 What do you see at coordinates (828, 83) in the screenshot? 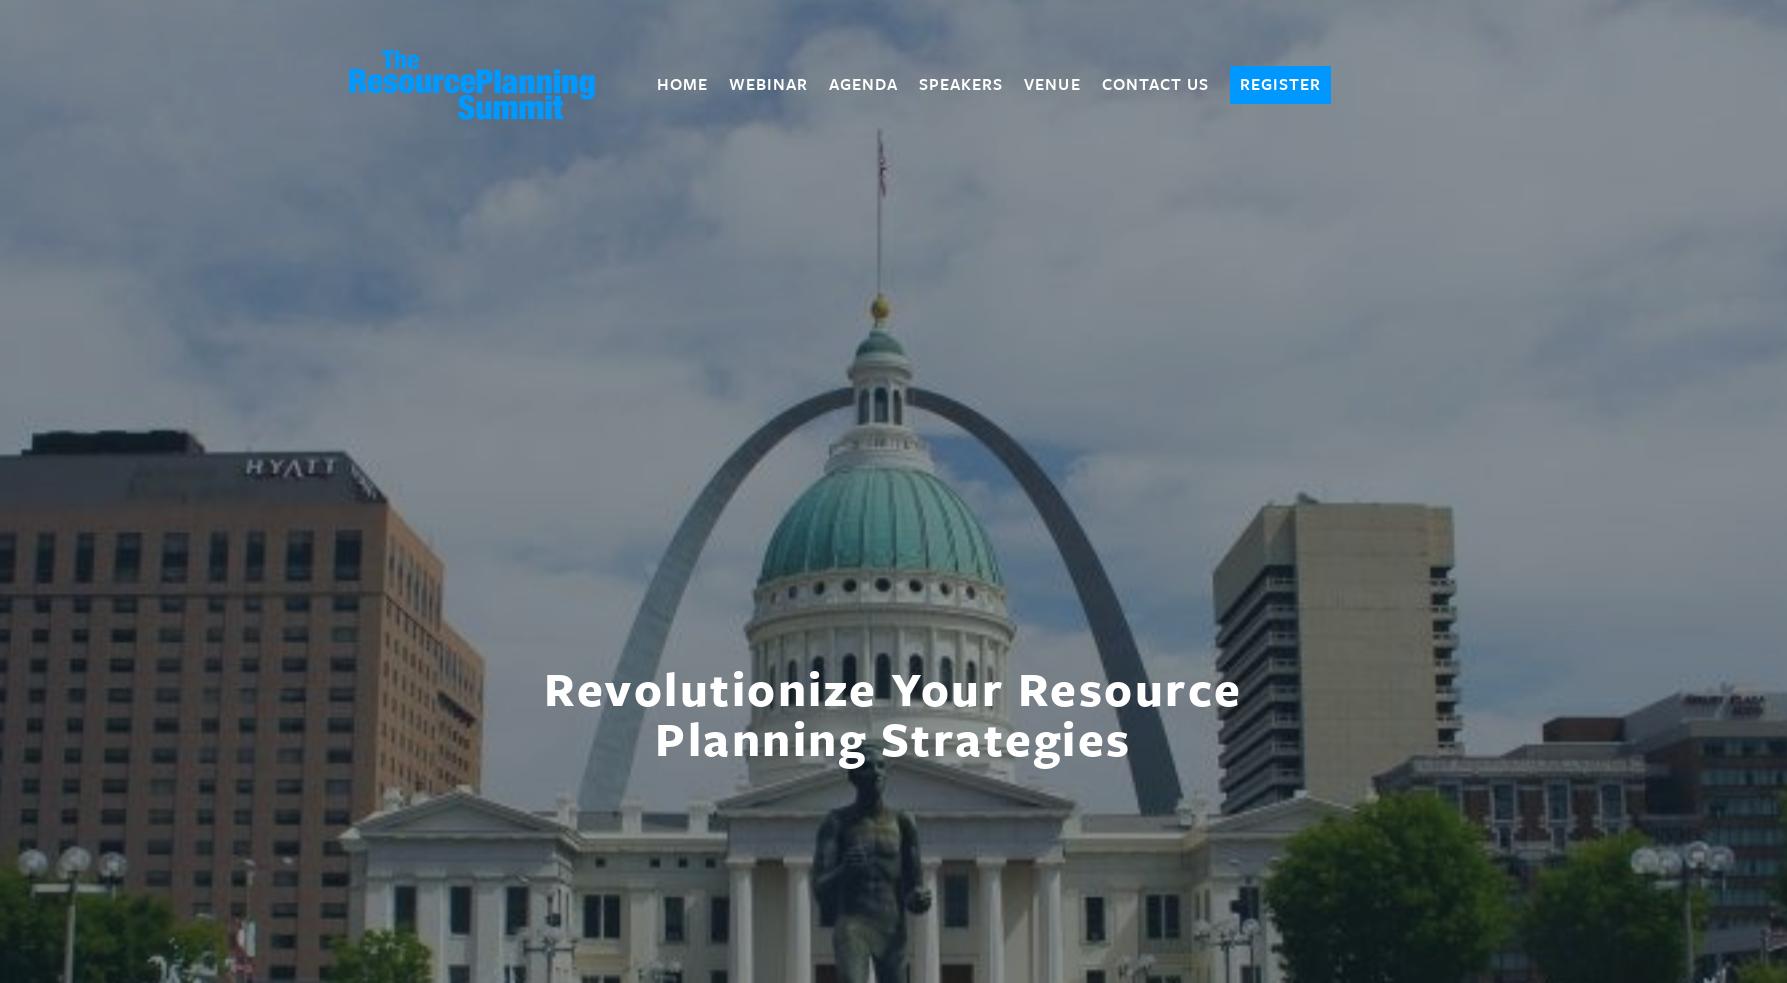
I see `'Agenda'` at bounding box center [828, 83].